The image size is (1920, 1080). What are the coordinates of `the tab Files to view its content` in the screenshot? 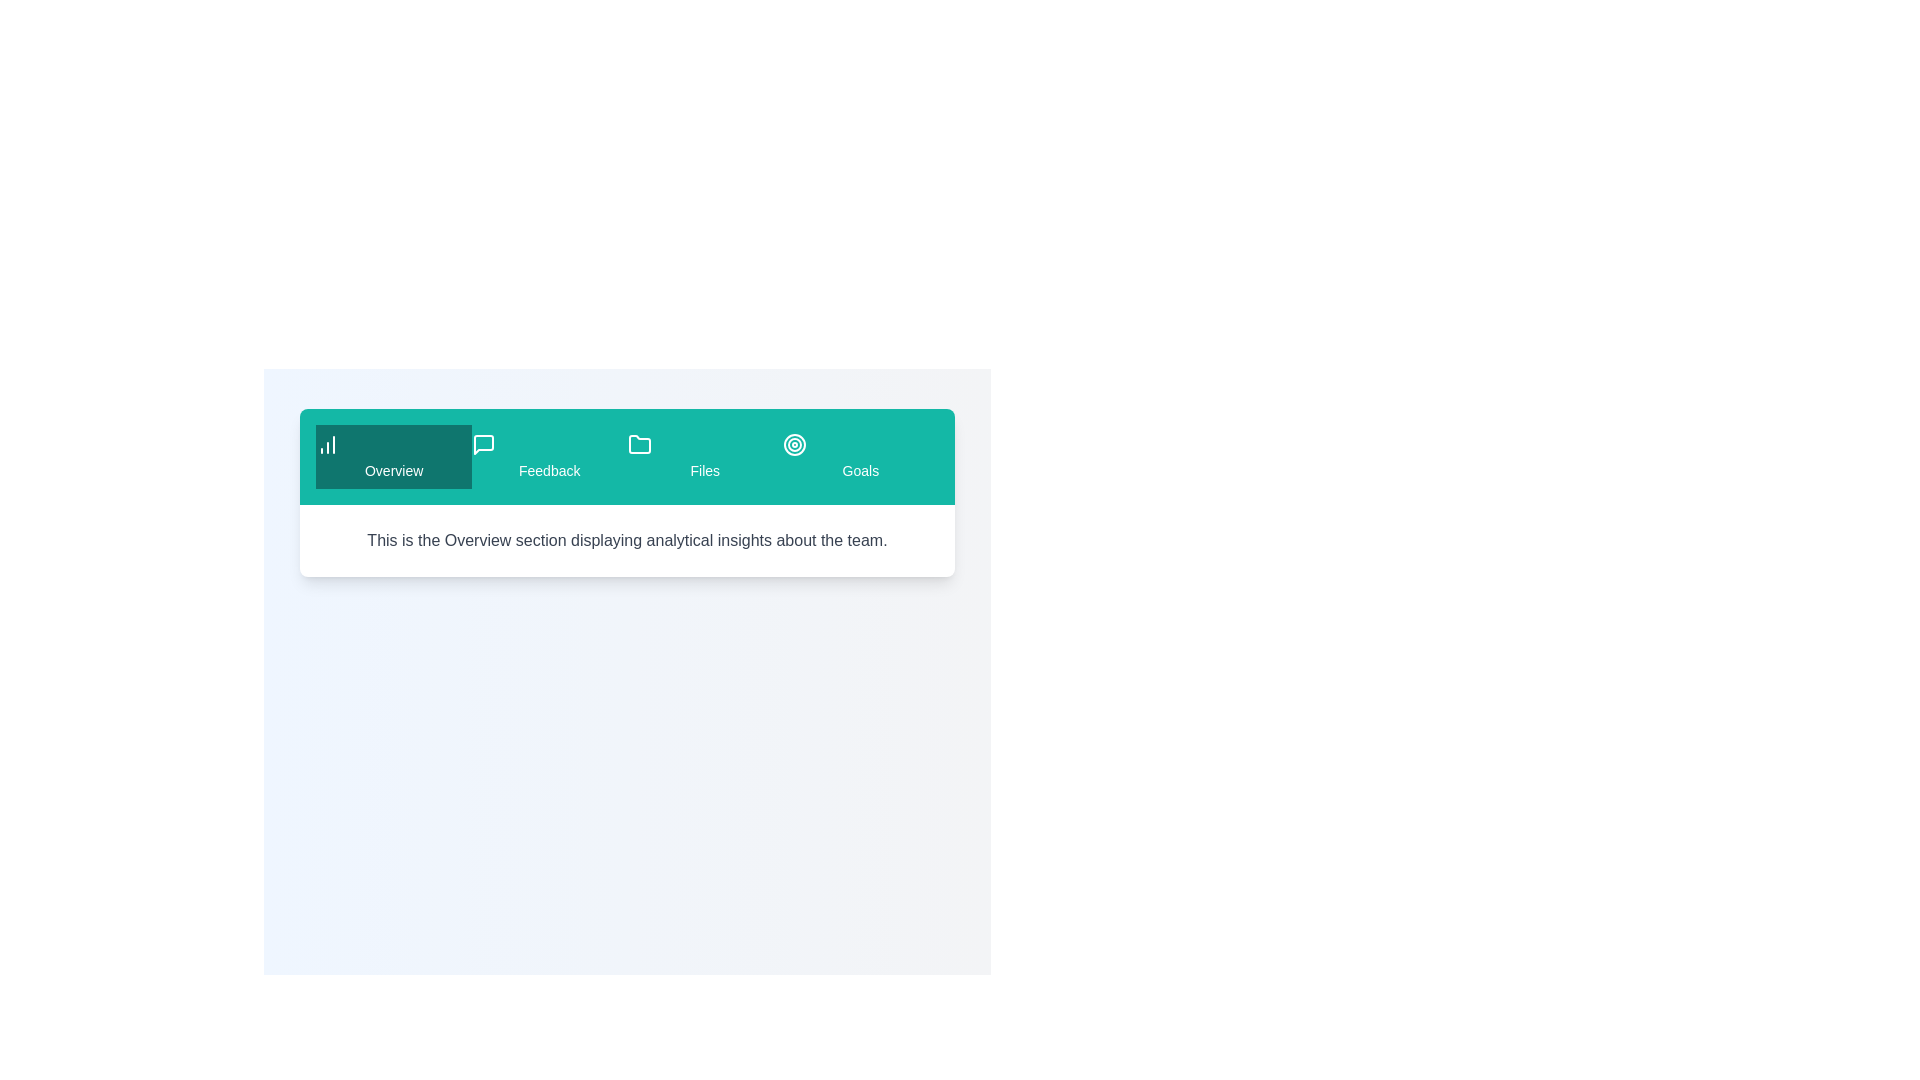 It's located at (705, 456).